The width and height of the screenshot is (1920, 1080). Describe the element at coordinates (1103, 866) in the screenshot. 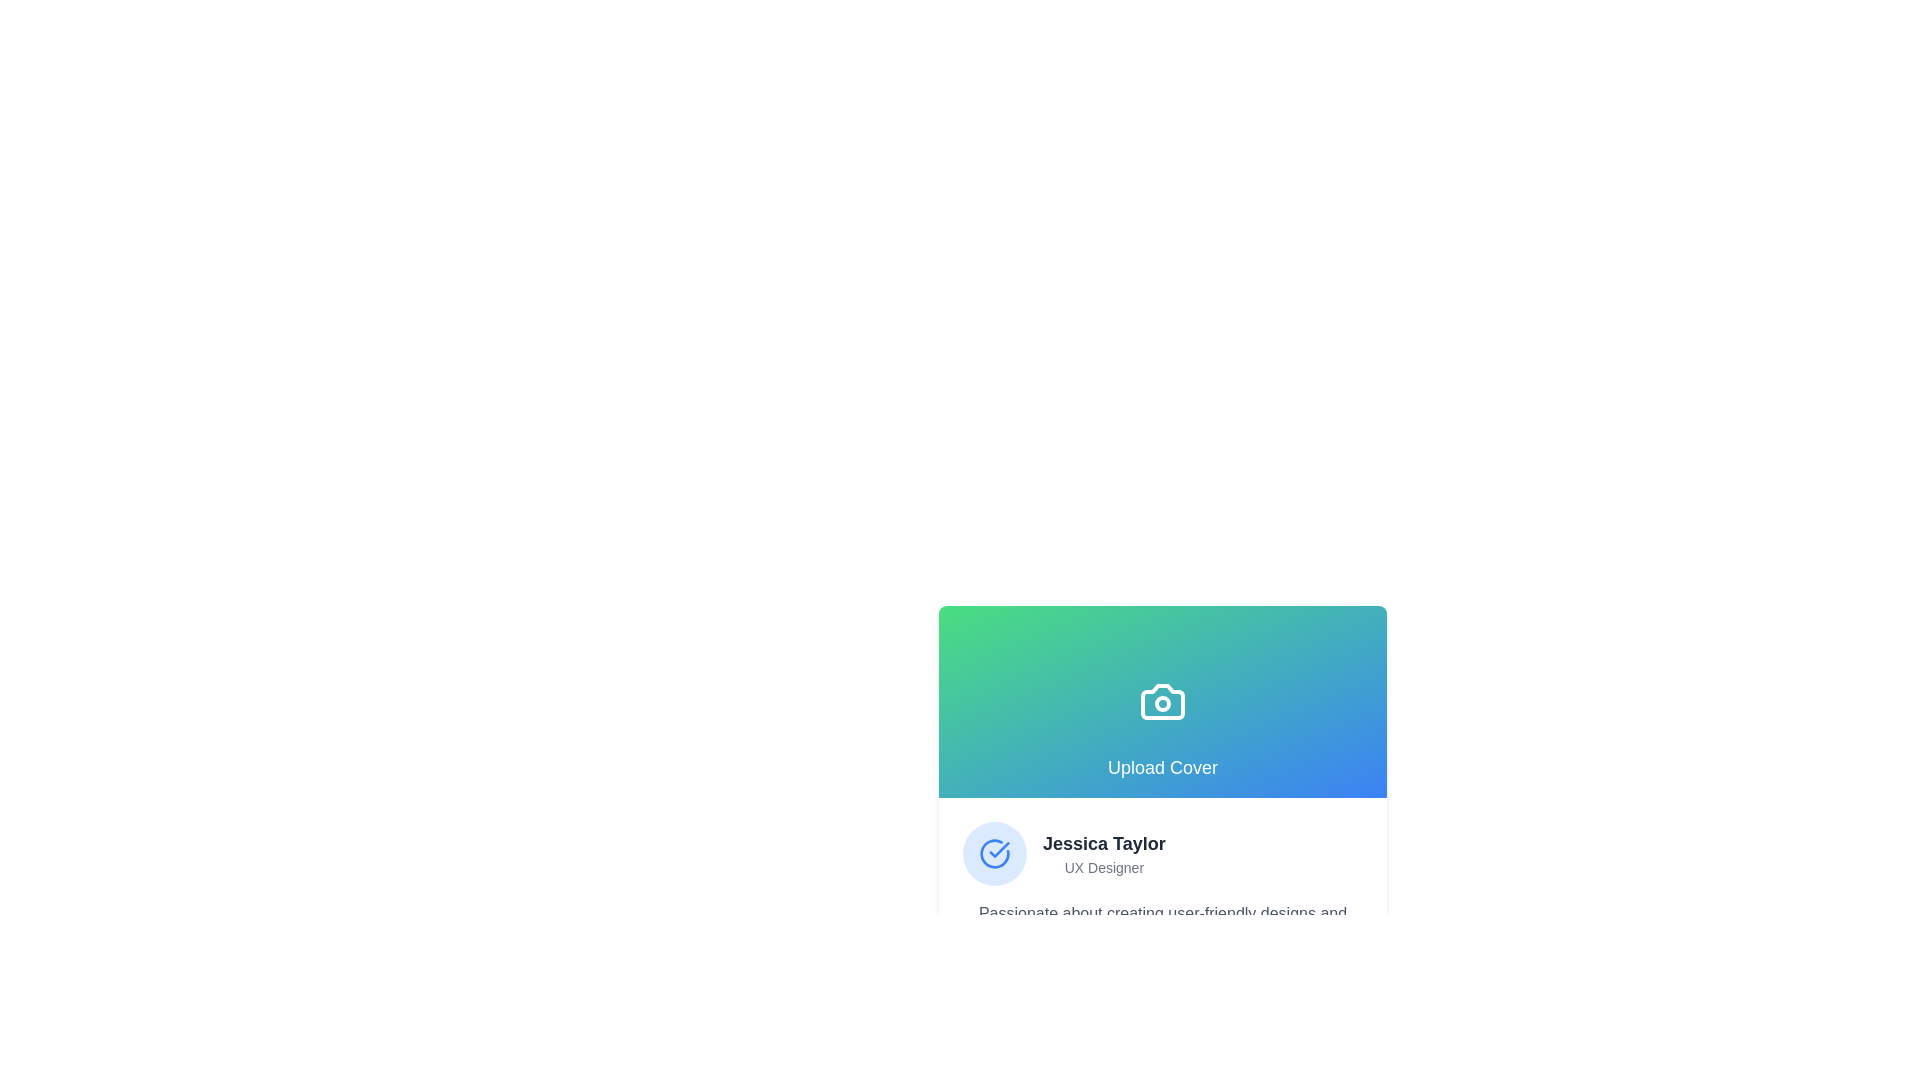

I see `the static text element displaying 'UX Designer' located beneath the name 'Jessica Taylor' in the profile card layout` at that location.